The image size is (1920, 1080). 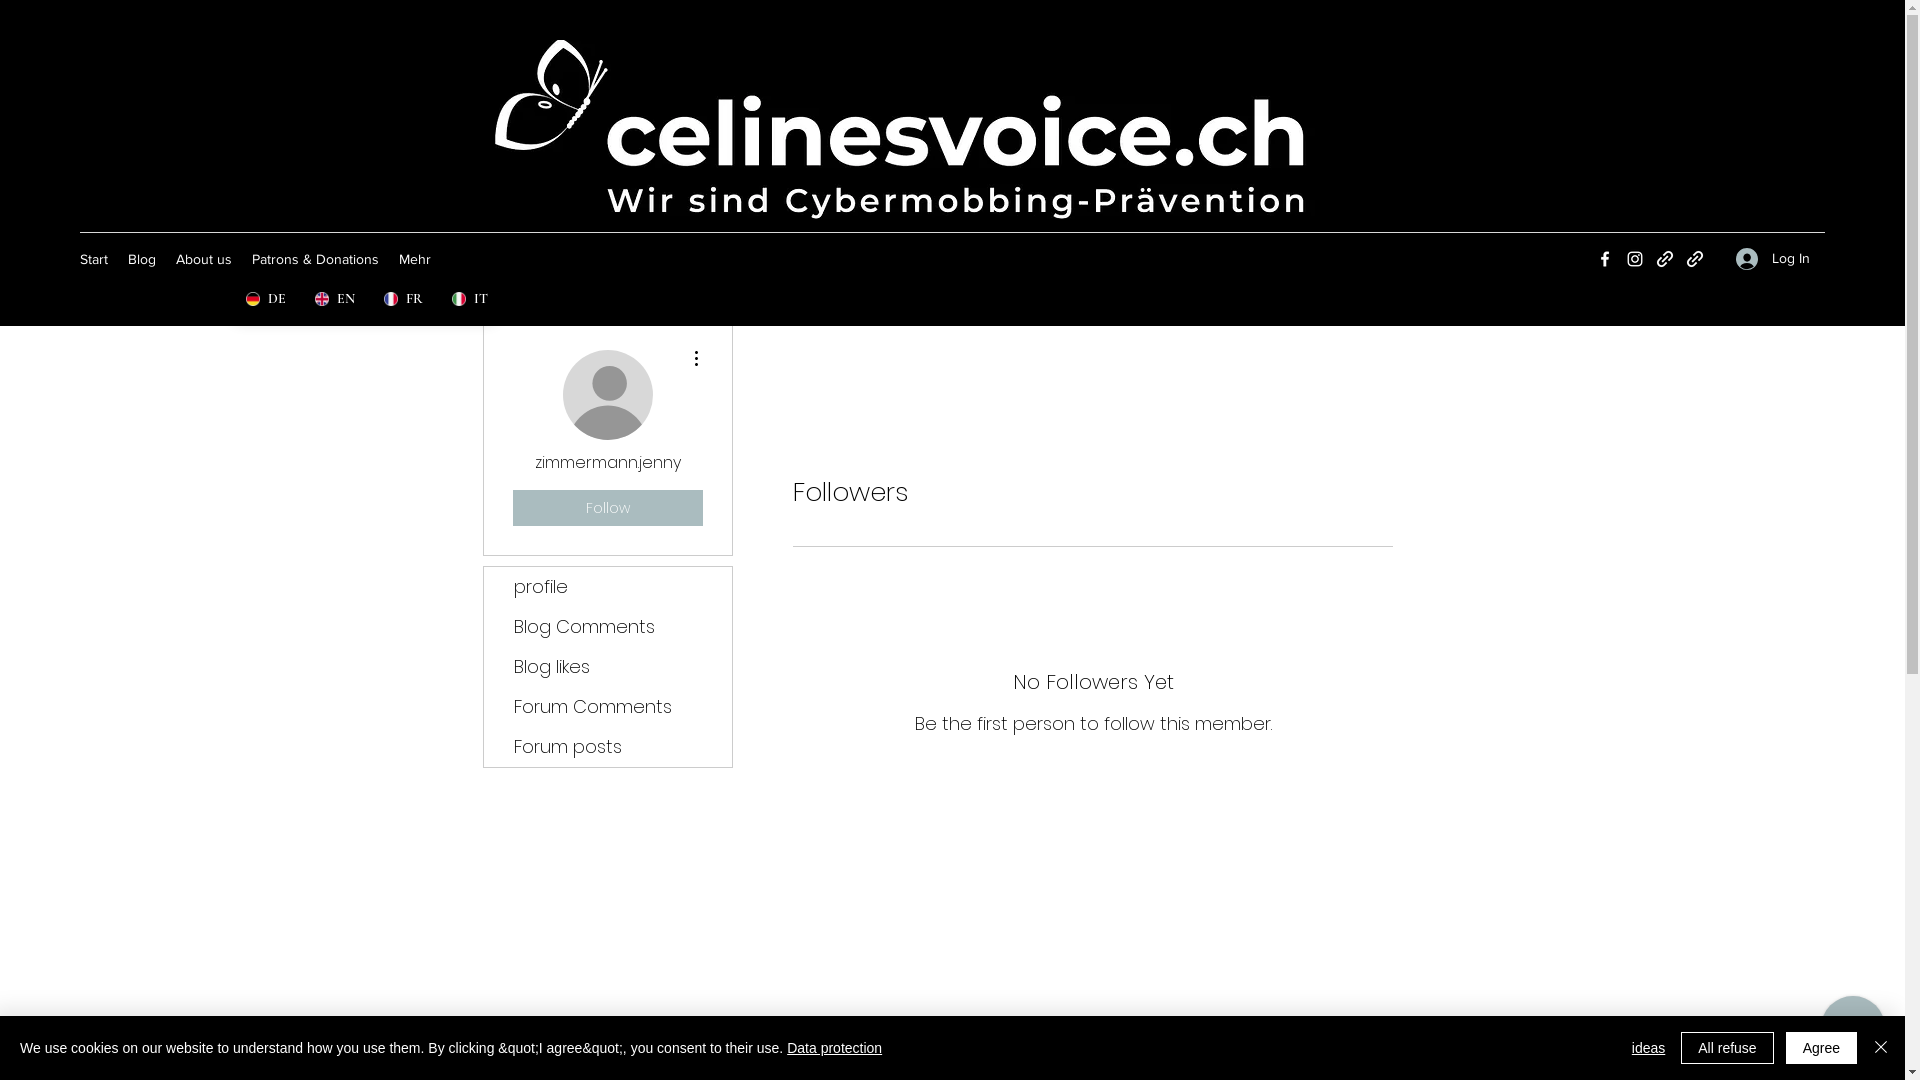 I want to click on 'Forum posts', so click(x=607, y=747).